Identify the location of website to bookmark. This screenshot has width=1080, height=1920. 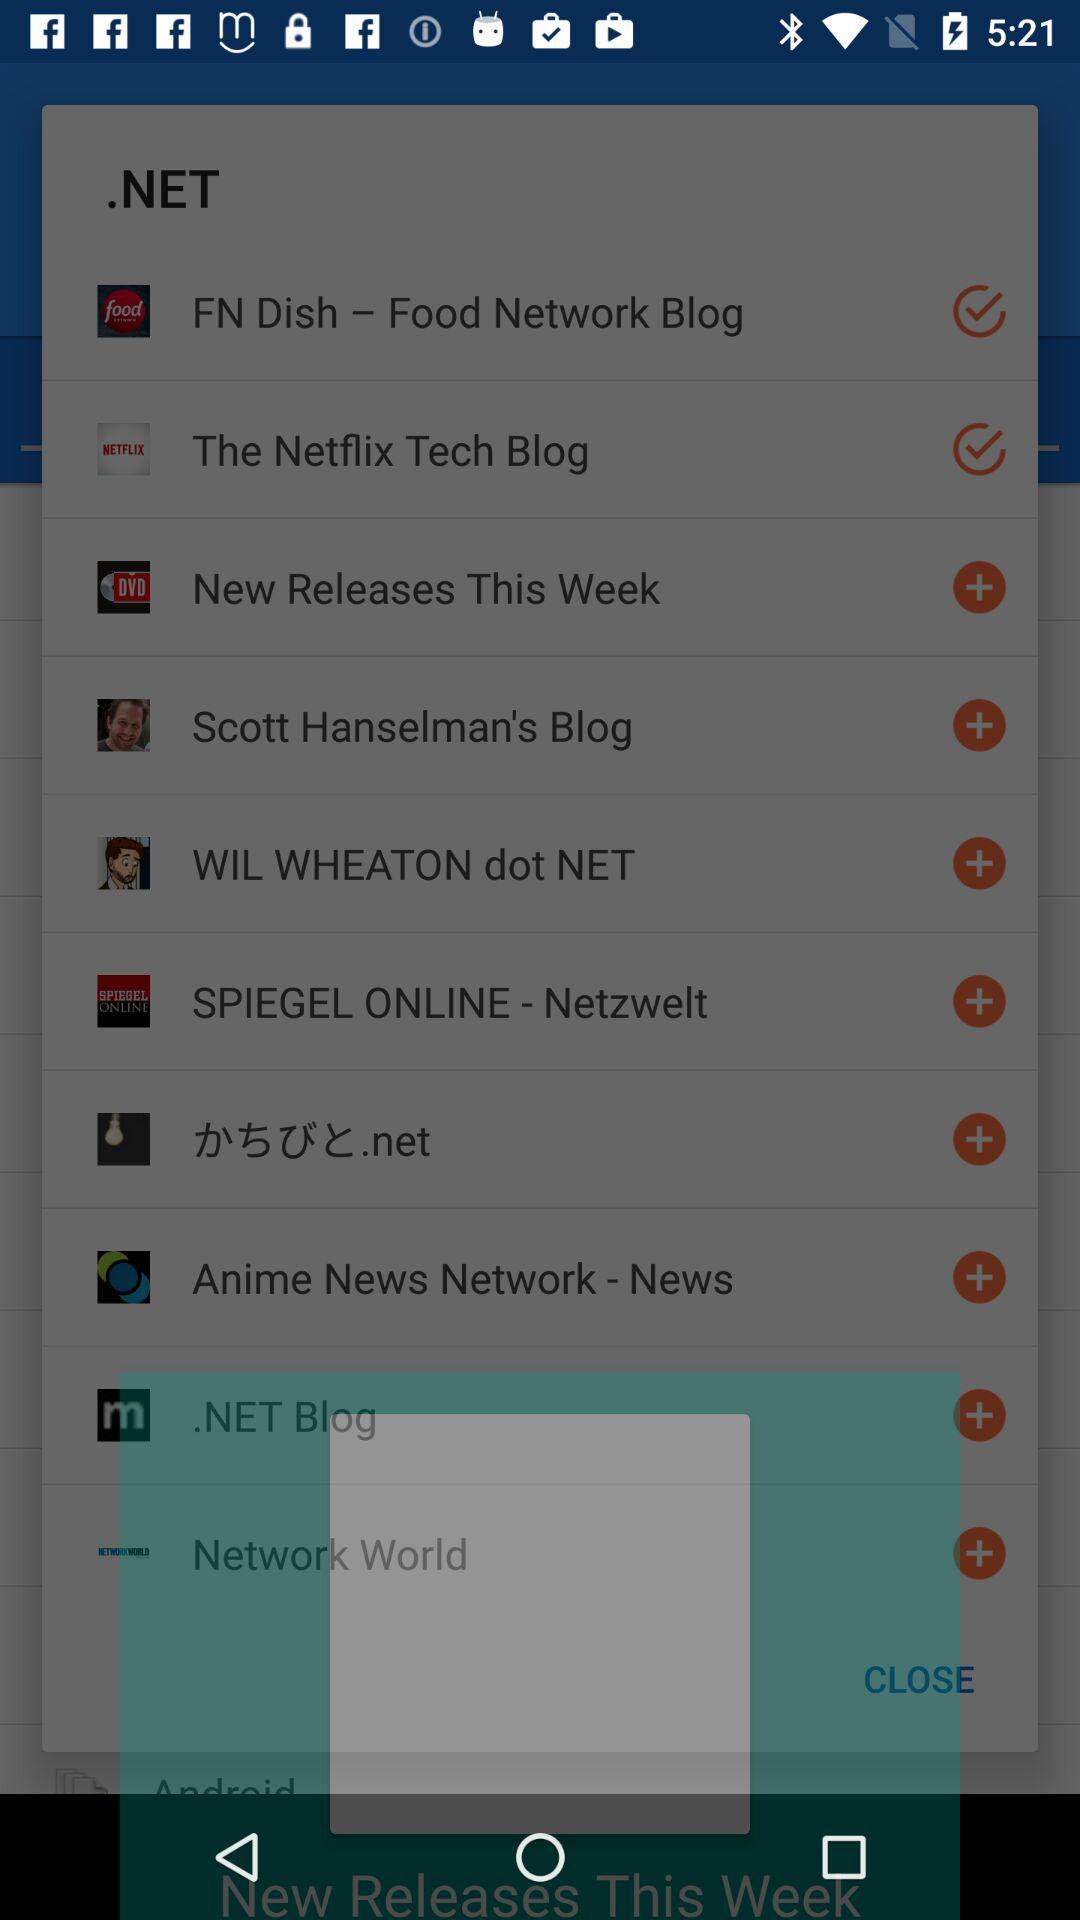
(978, 1414).